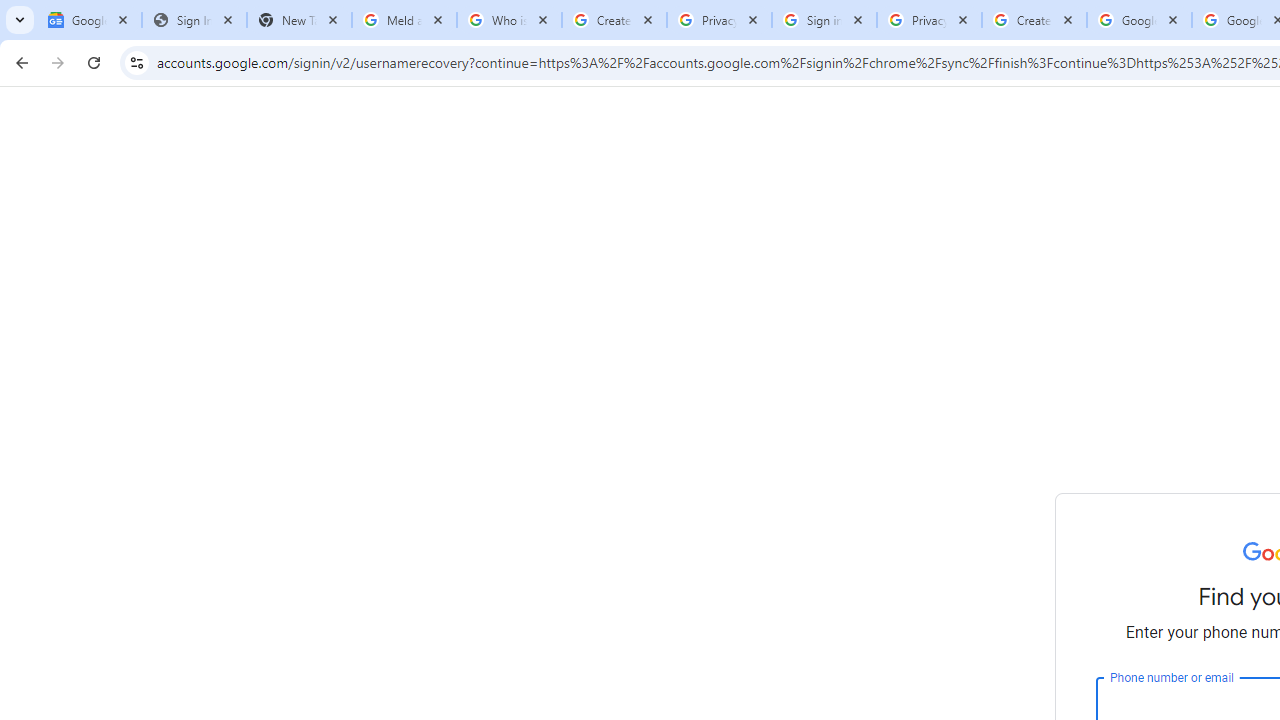 The image size is (1280, 720). What do you see at coordinates (135, 61) in the screenshot?
I see `'View site information'` at bounding box center [135, 61].